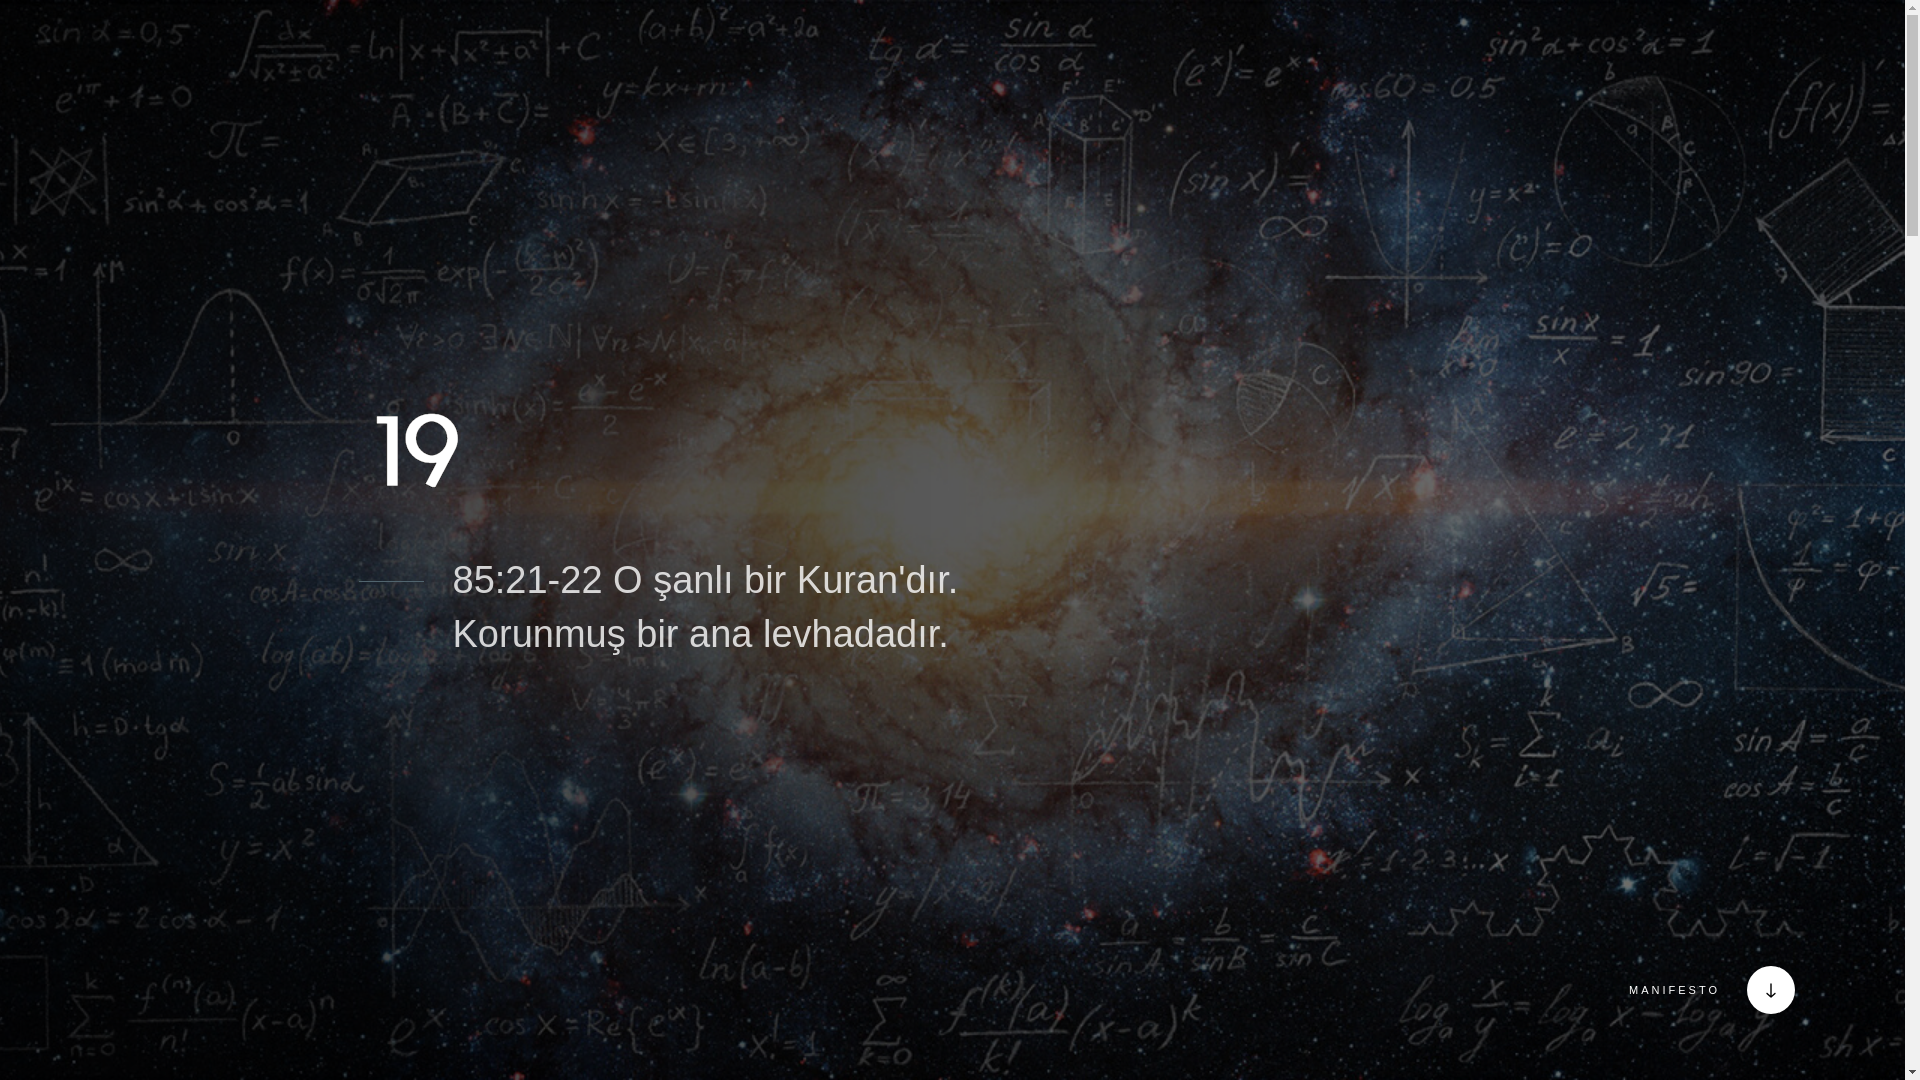 This screenshot has width=1920, height=1080. Describe the element at coordinates (1748, 990) in the screenshot. I see `'MANIFESTO'` at that location.